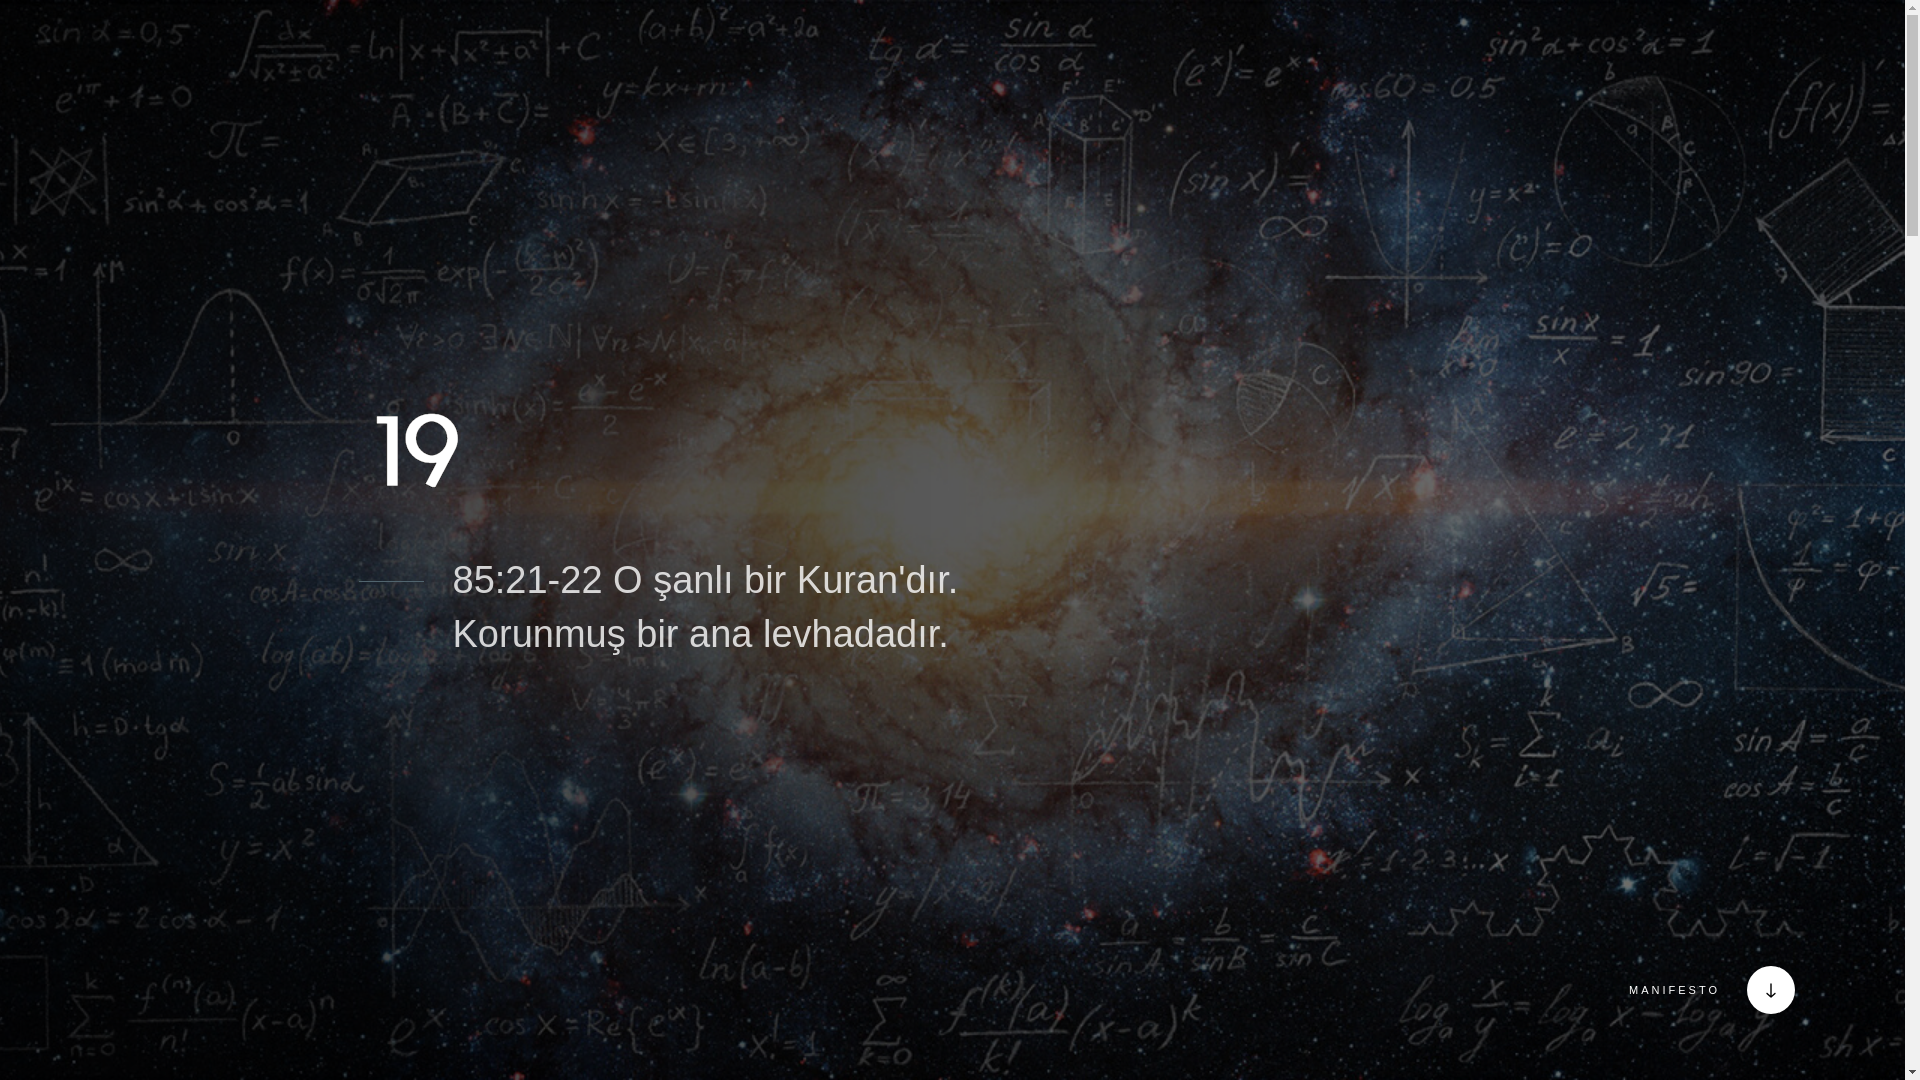 This screenshot has width=1920, height=1080. Describe the element at coordinates (1748, 990) in the screenshot. I see `'MANIFESTO'` at that location.